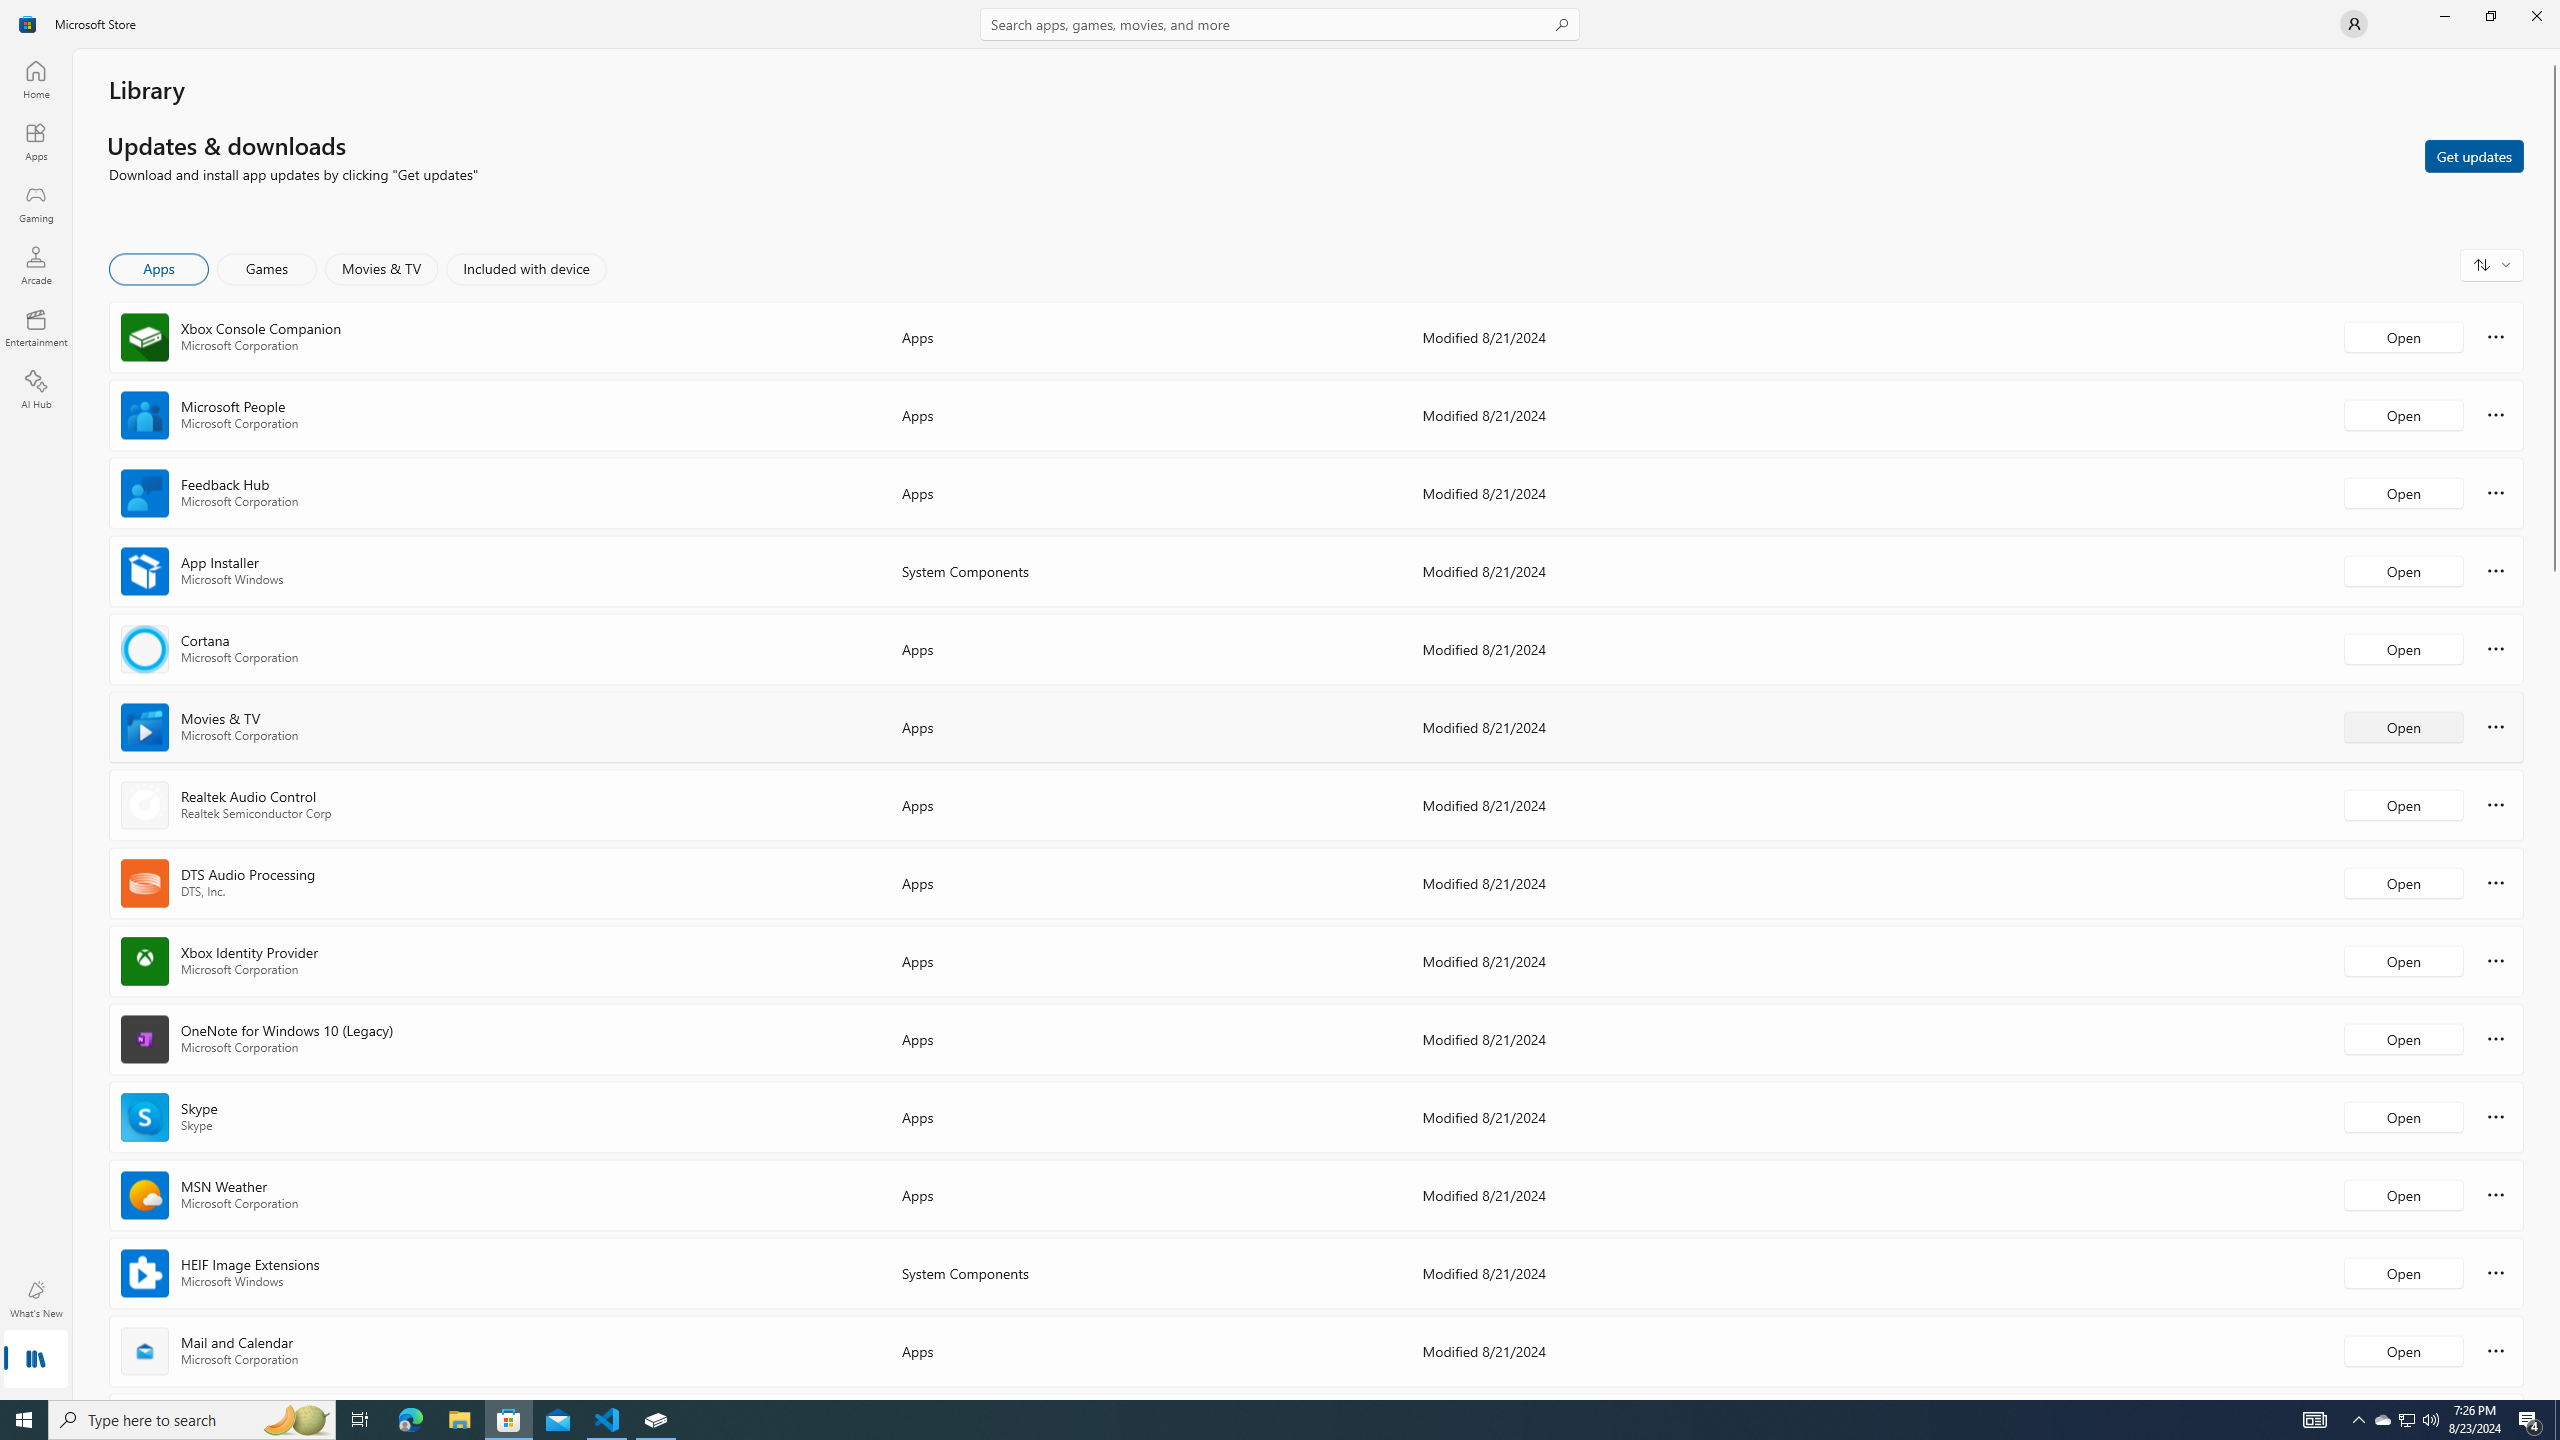 This screenshot has height=1440, width=2560. Describe the element at coordinates (34, 264) in the screenshot. I see `'Arcade'` at that location.